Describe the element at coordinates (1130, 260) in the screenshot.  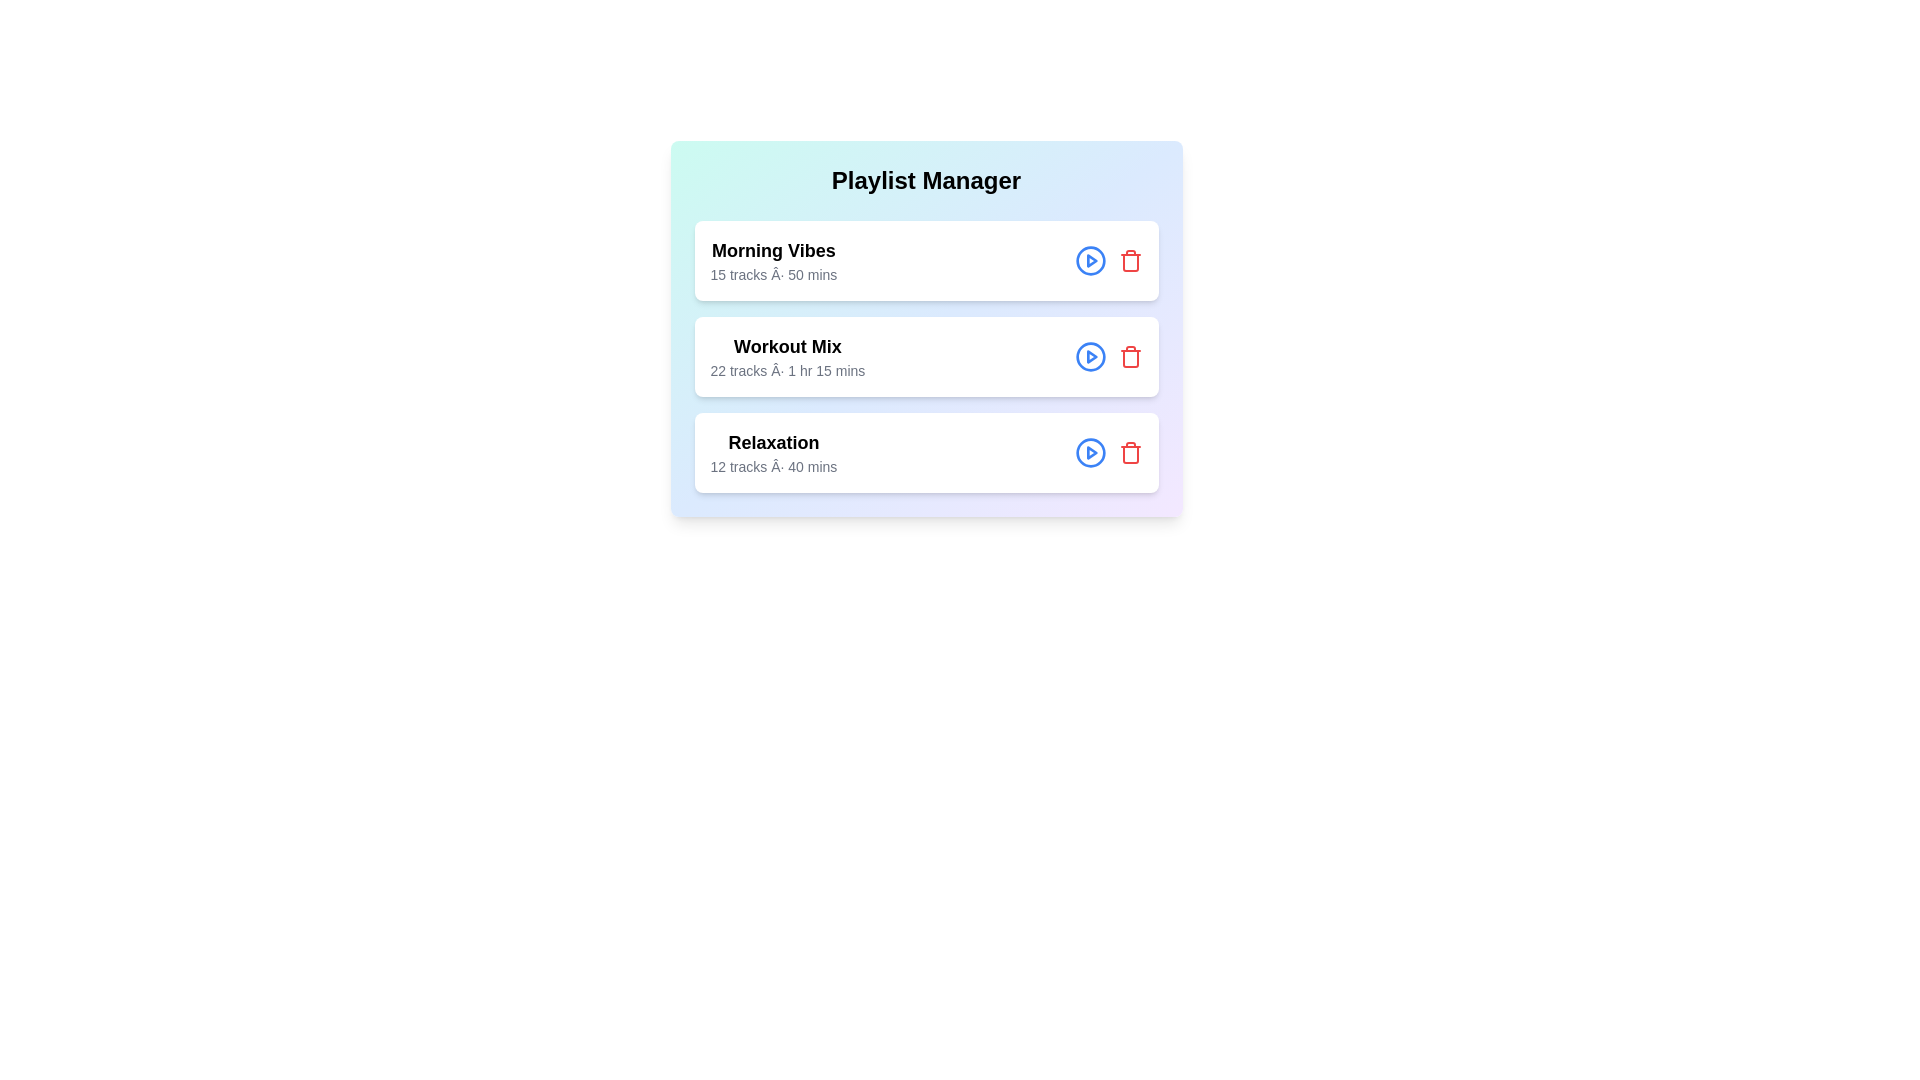
I see `the delete button for the playlist titled 'Morning Vibes'` at that location.